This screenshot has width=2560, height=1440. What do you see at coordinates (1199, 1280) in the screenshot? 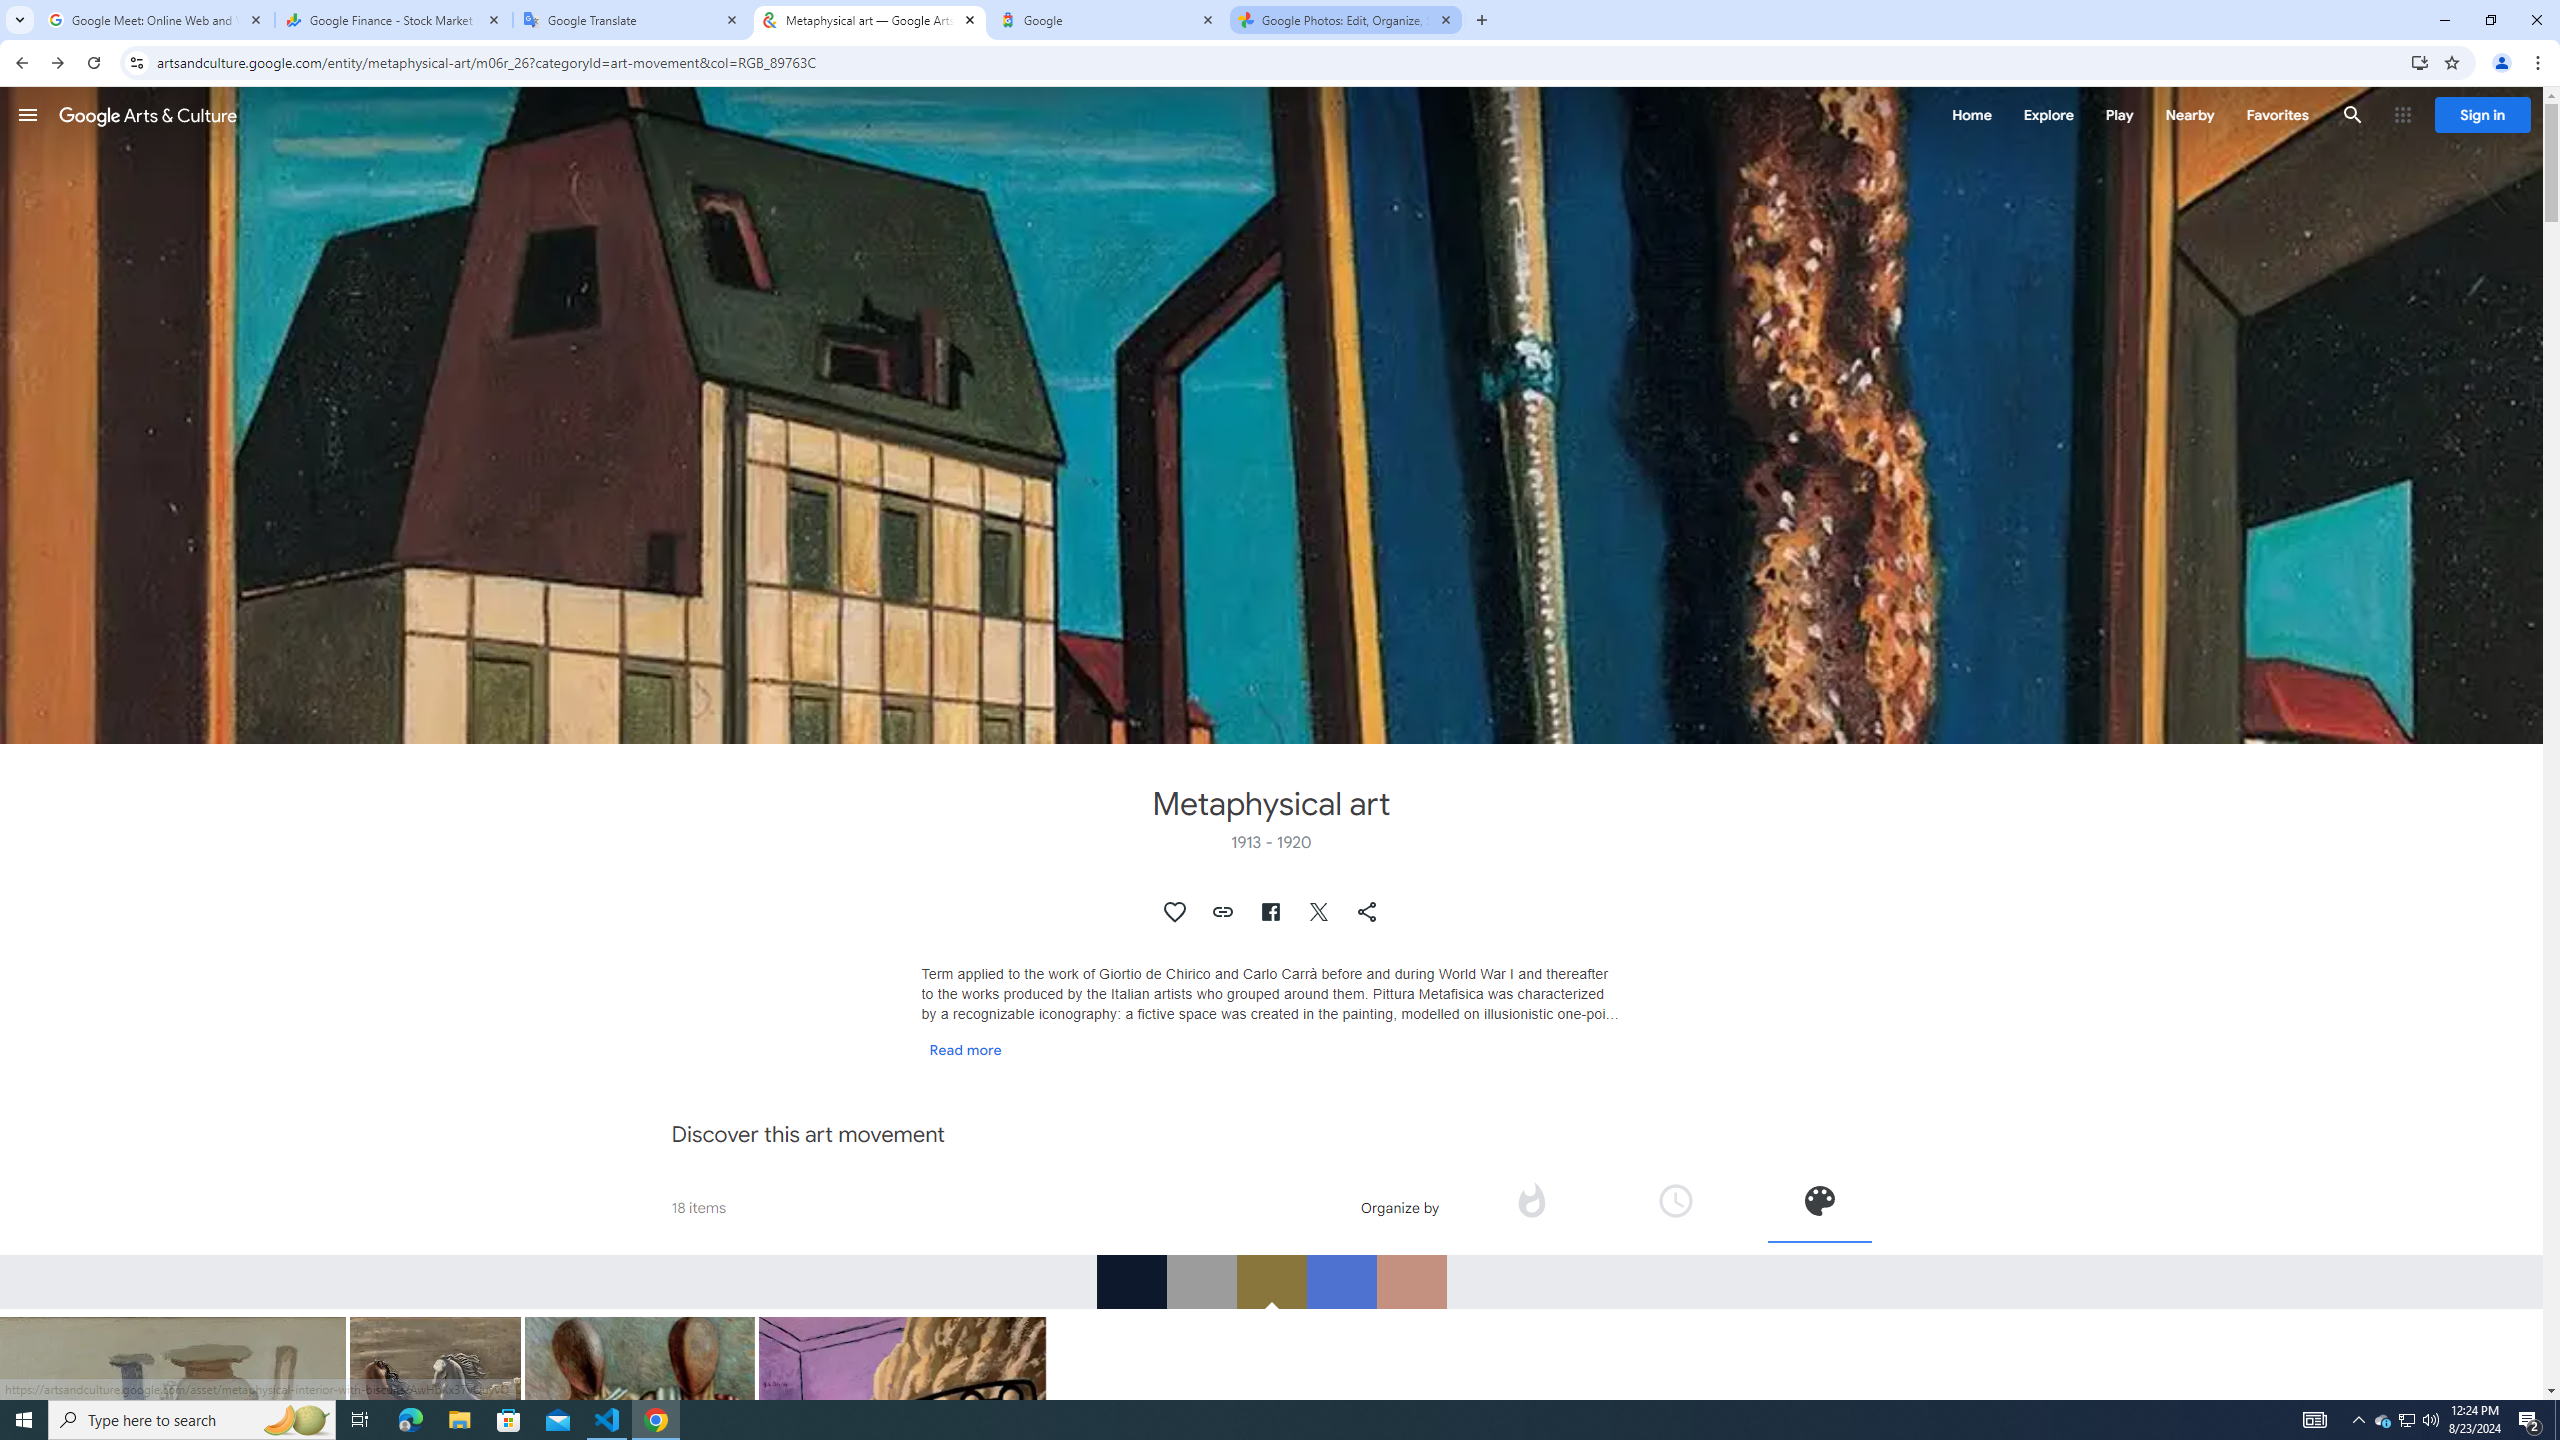
I see `'RGB_9C9C9C'` at bounding box center [1199, 1280].